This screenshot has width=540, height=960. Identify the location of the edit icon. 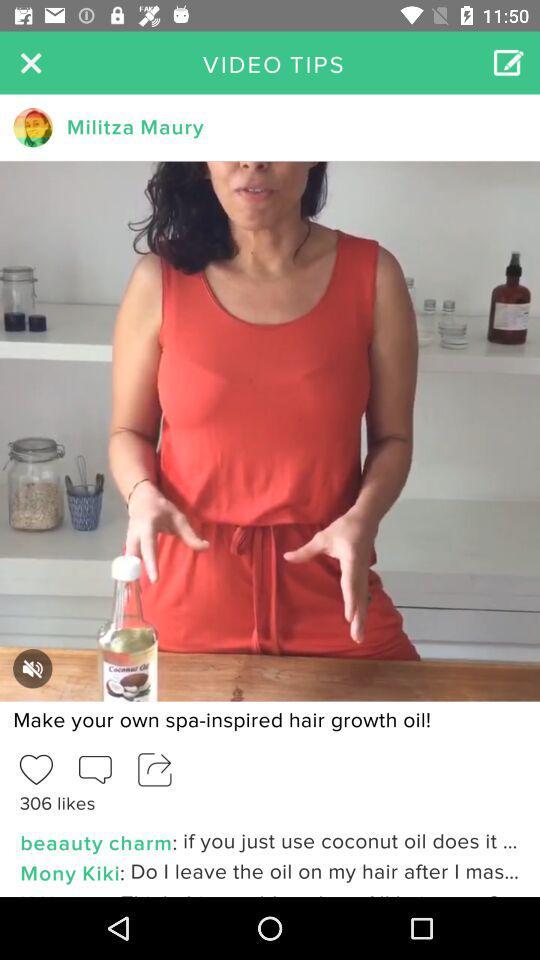
(508, 62).